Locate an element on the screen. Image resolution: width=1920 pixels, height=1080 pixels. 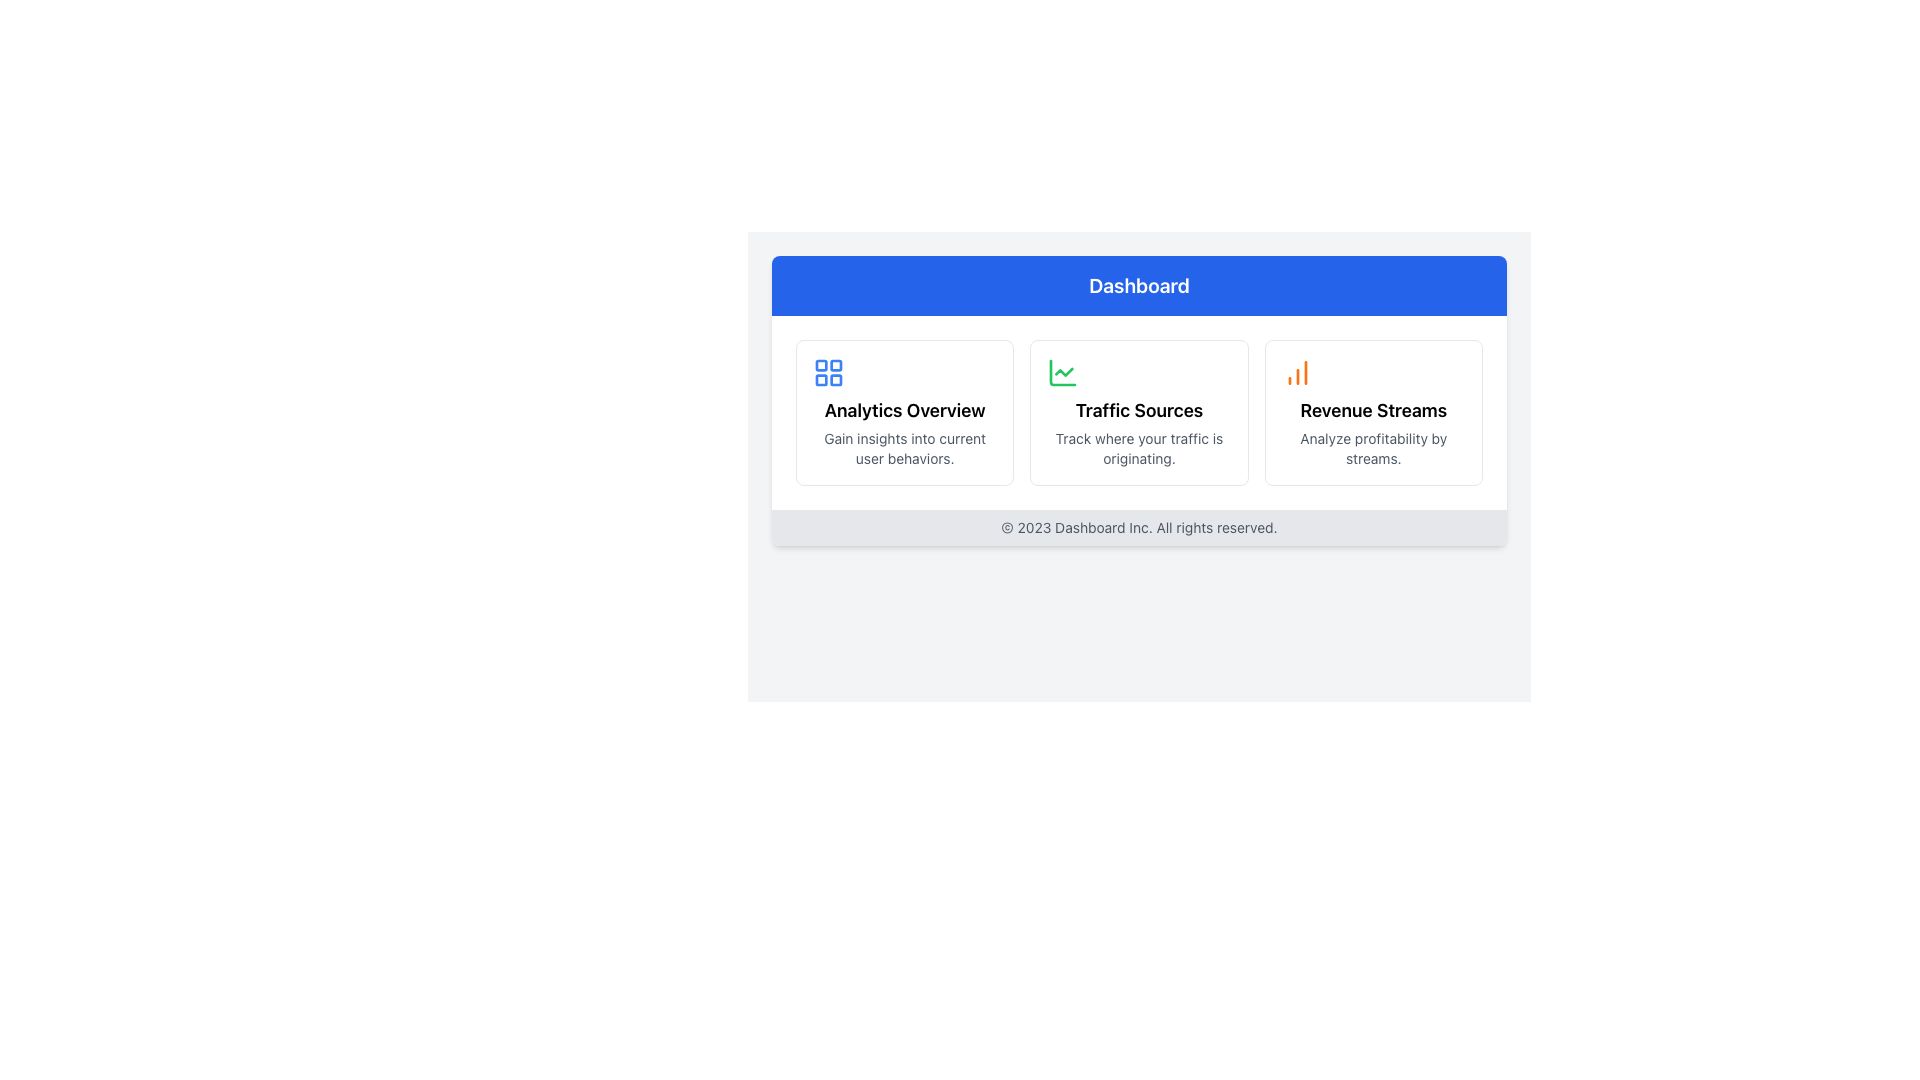
the blue outline grid icon, which is the top-left component within the horizontal group of icons in the 'Analytics Overview' section of the dashboard is located at coordinates (829, 373).